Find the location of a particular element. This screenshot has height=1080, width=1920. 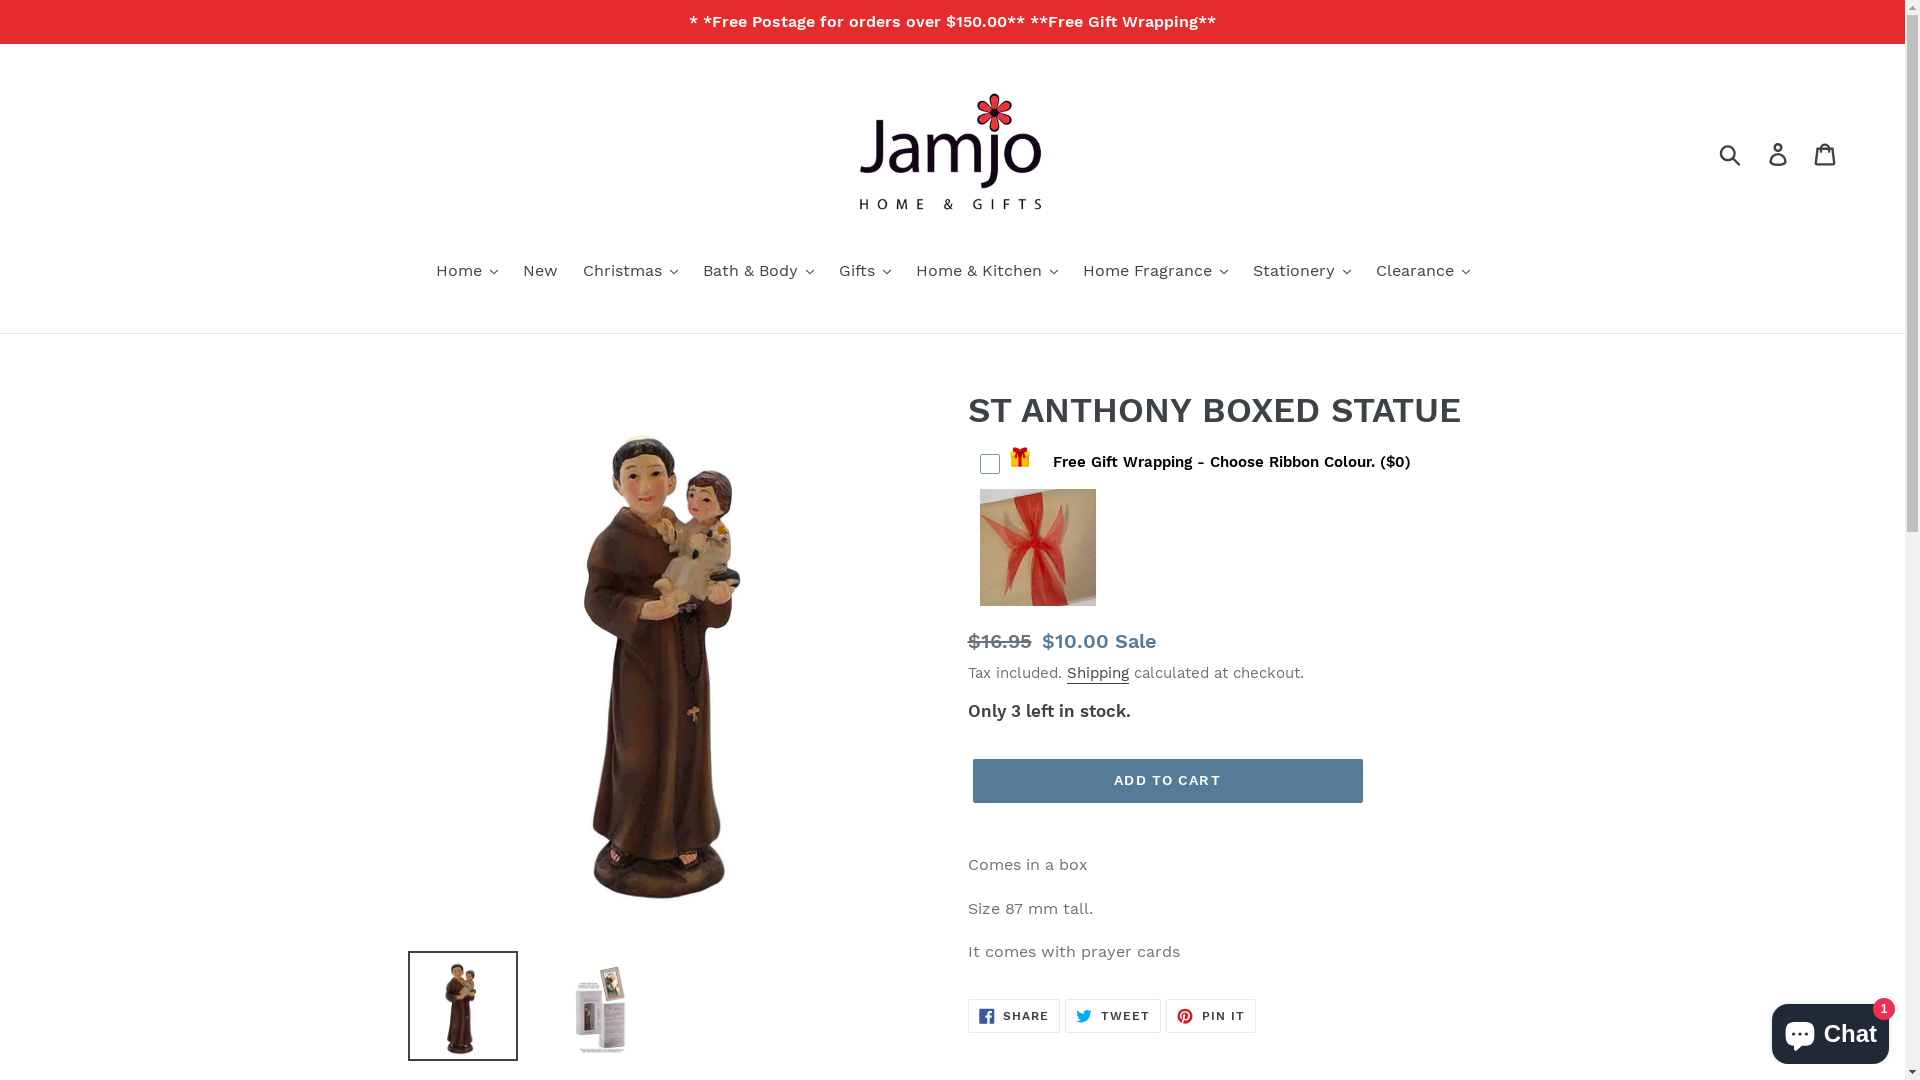

'TWEET is located at coordinates (1112, 1015).